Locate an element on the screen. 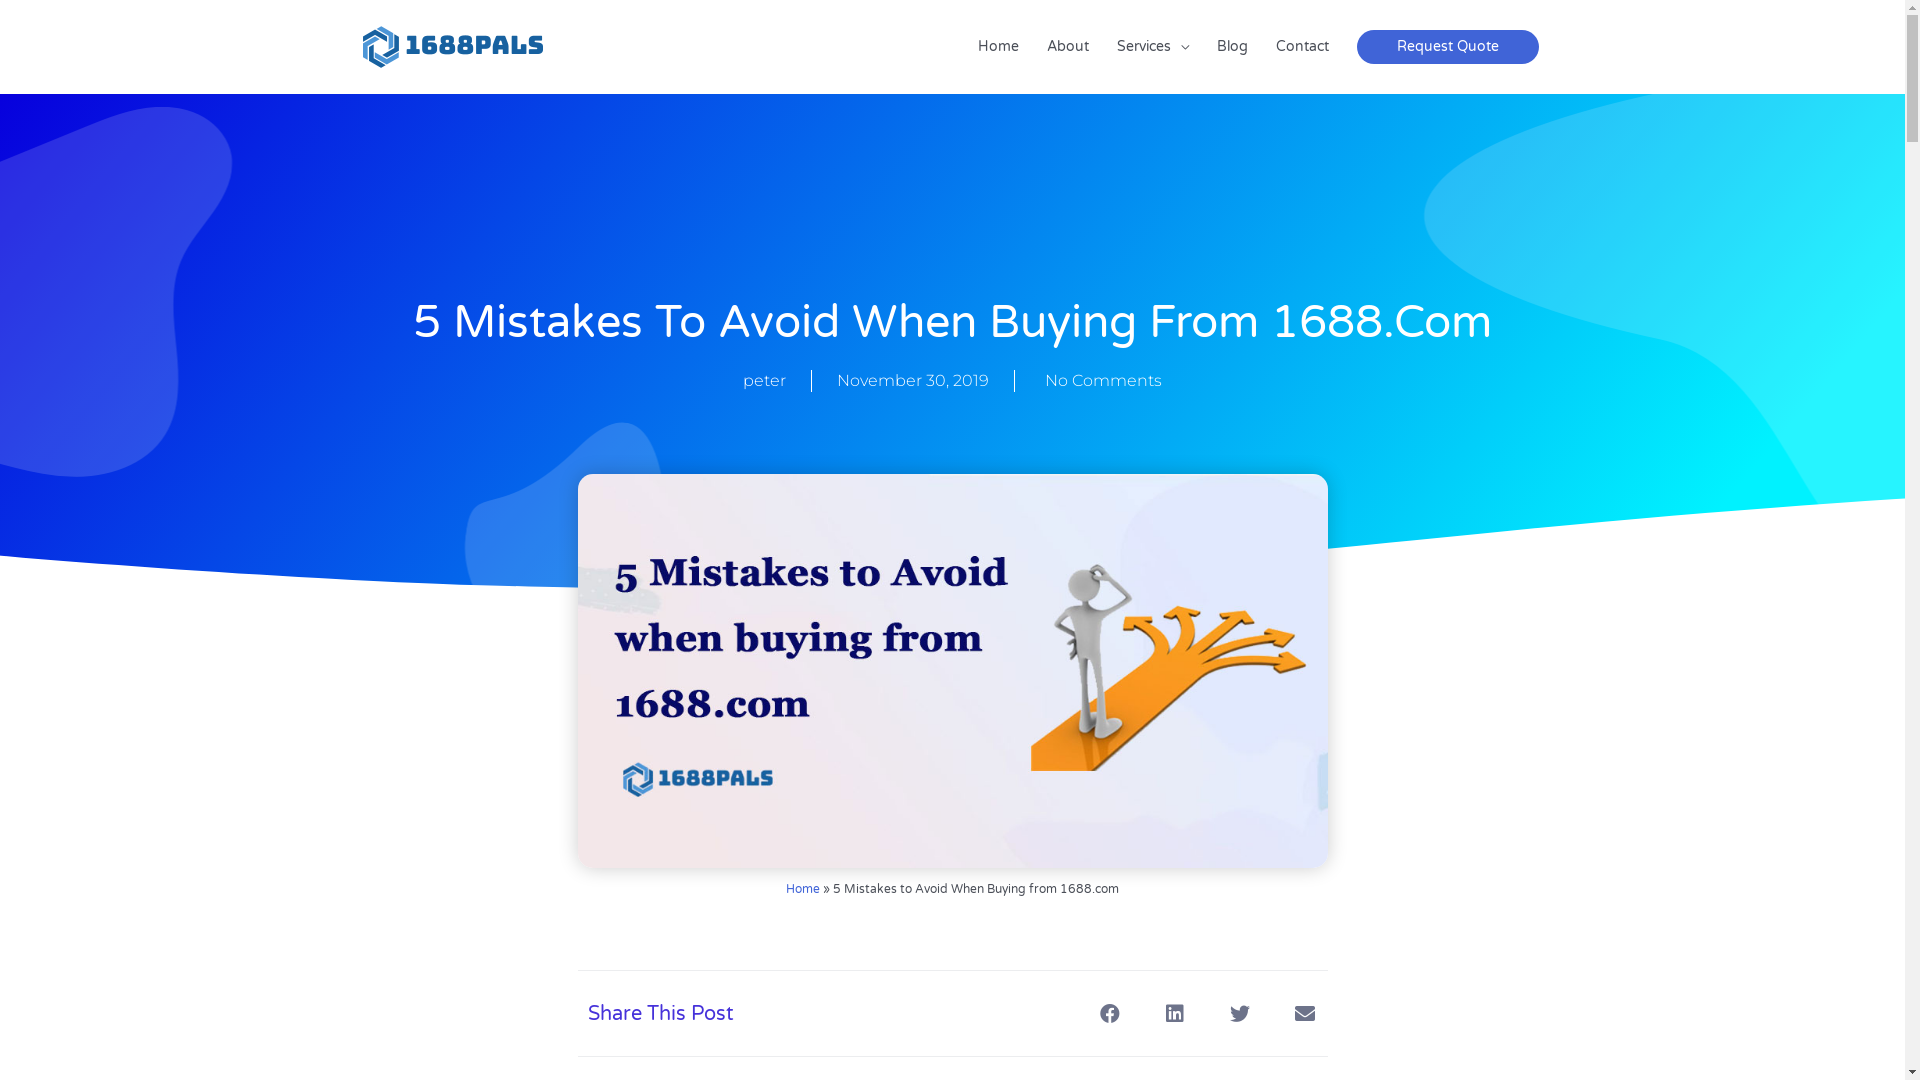 The height and width of the screenshot is (1080, 1920). 'Blog' is located at coordinates (1230, 45).